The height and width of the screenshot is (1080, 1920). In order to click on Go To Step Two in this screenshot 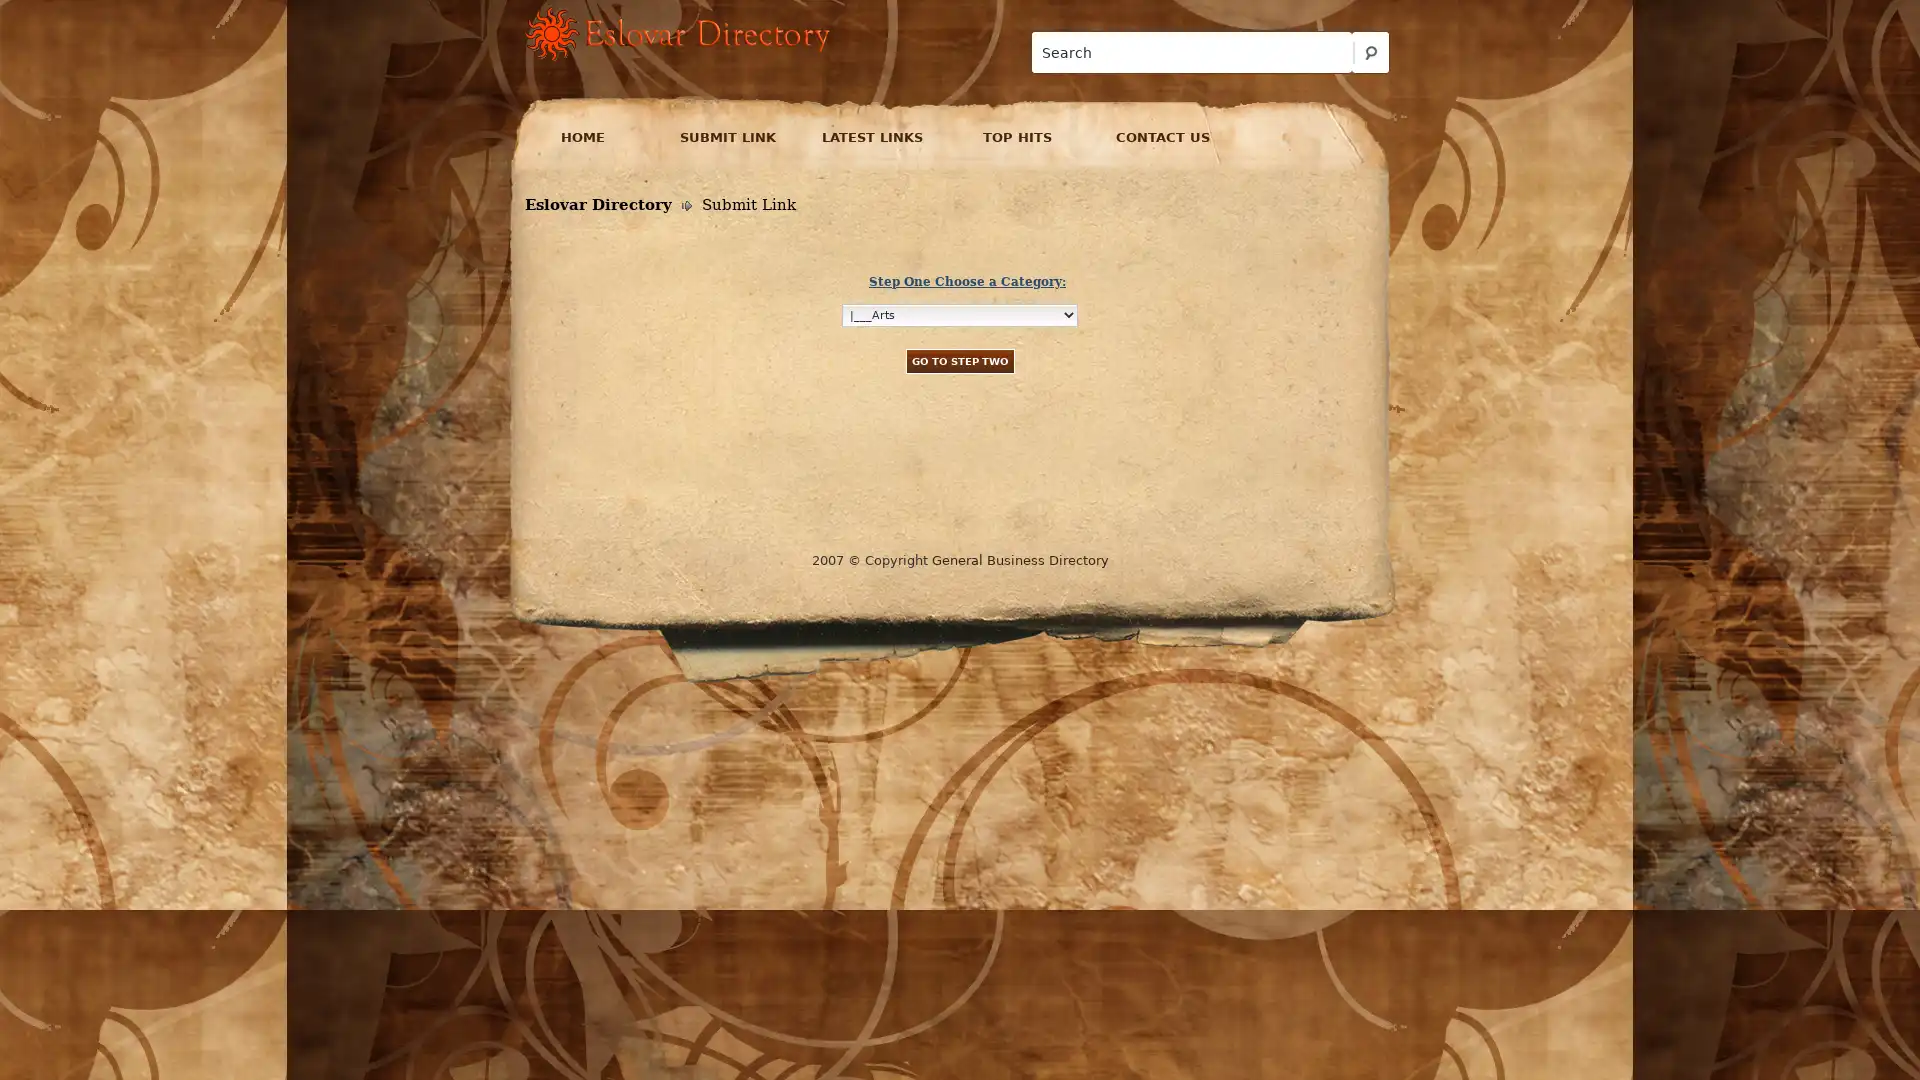, I will do `click(958, 360)`.